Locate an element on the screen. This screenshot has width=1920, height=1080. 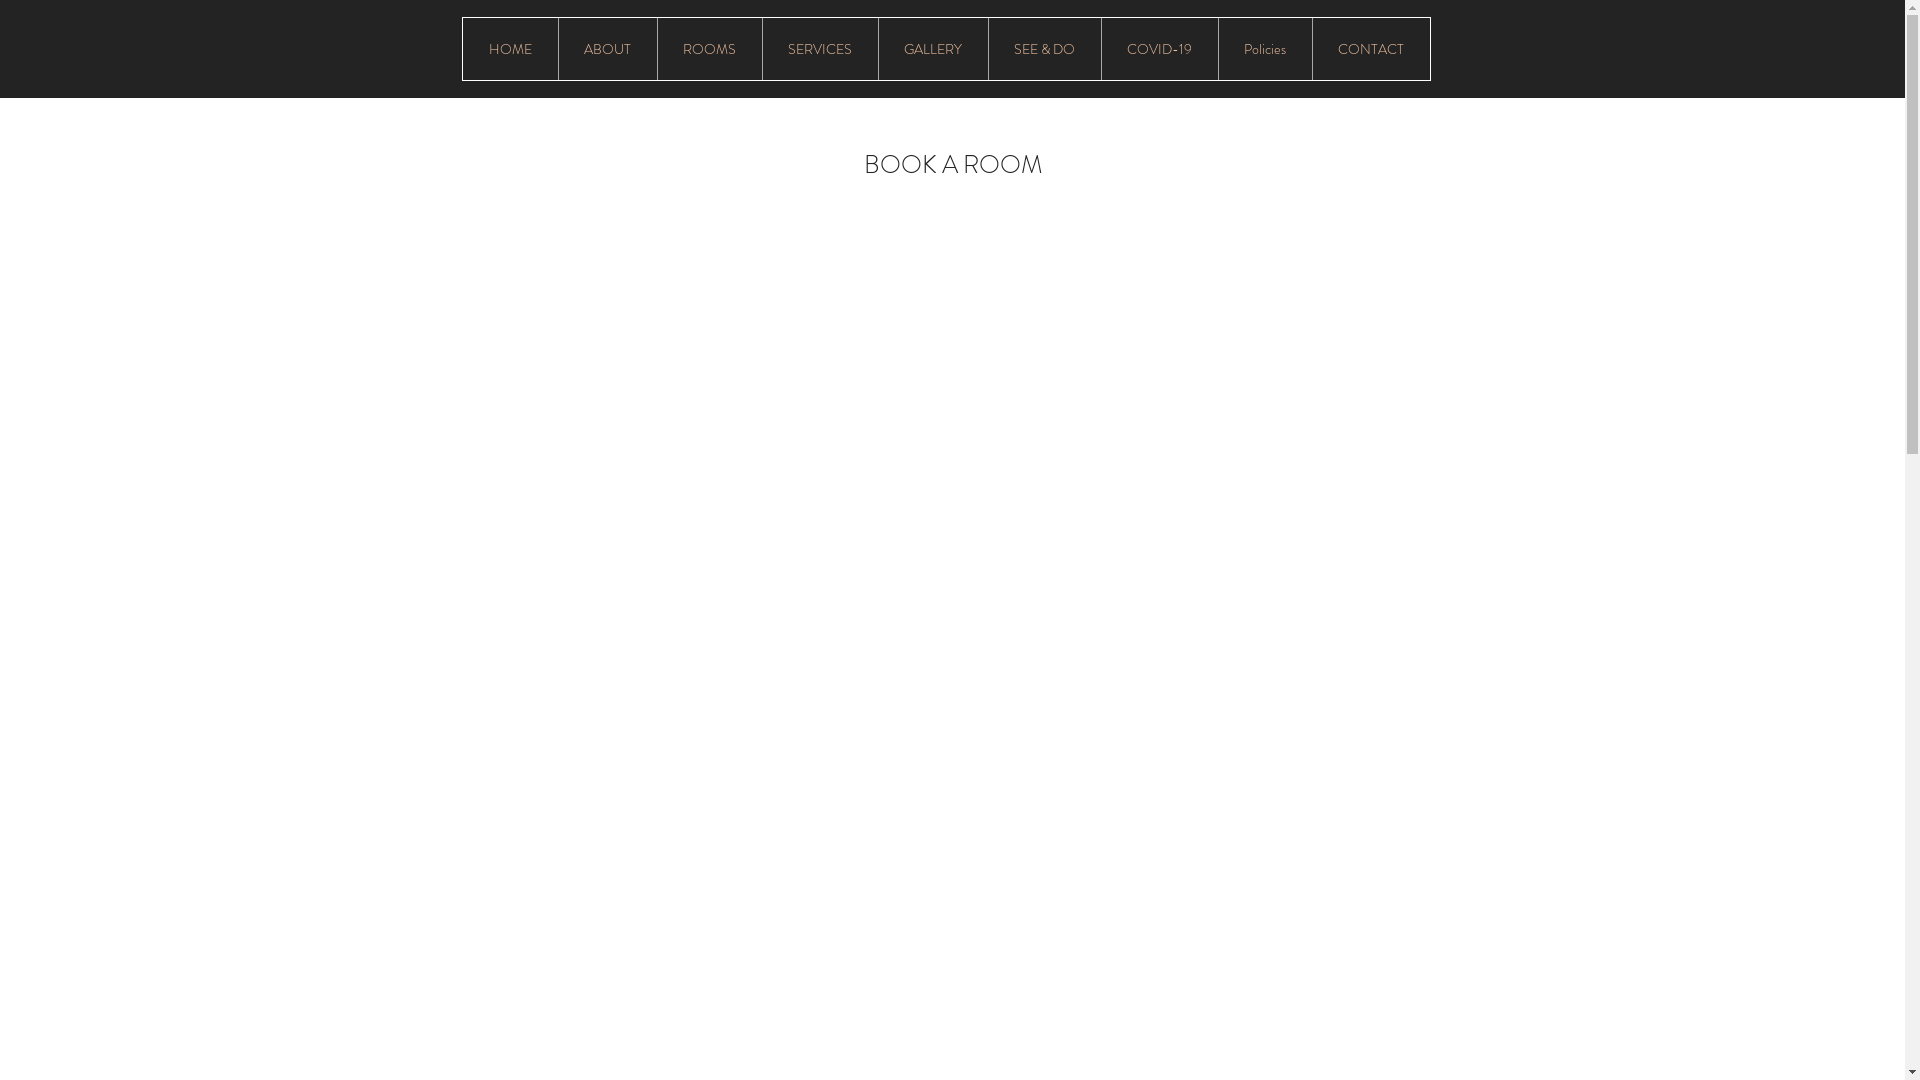
'Policies' is located at coordinates (1264, 48).